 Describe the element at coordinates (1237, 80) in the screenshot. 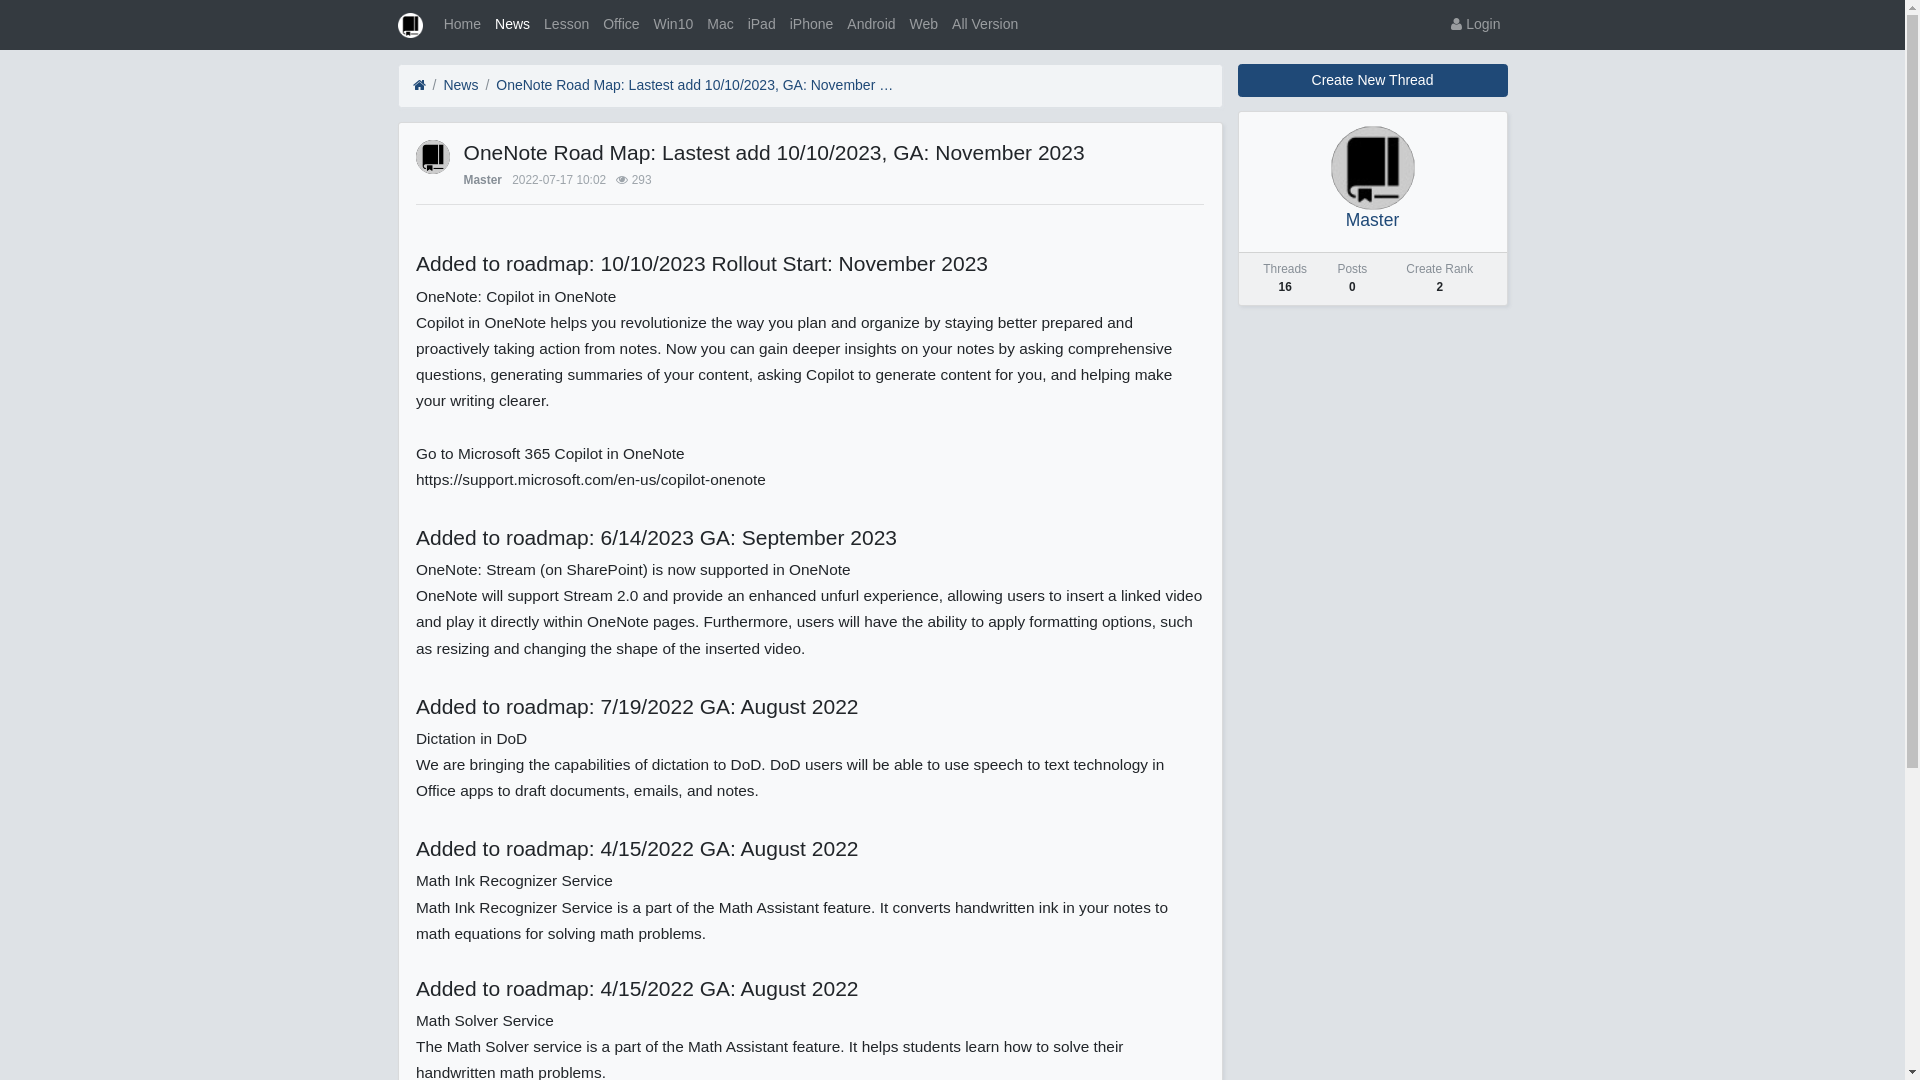

I see `'Create New Thread'` at that location.